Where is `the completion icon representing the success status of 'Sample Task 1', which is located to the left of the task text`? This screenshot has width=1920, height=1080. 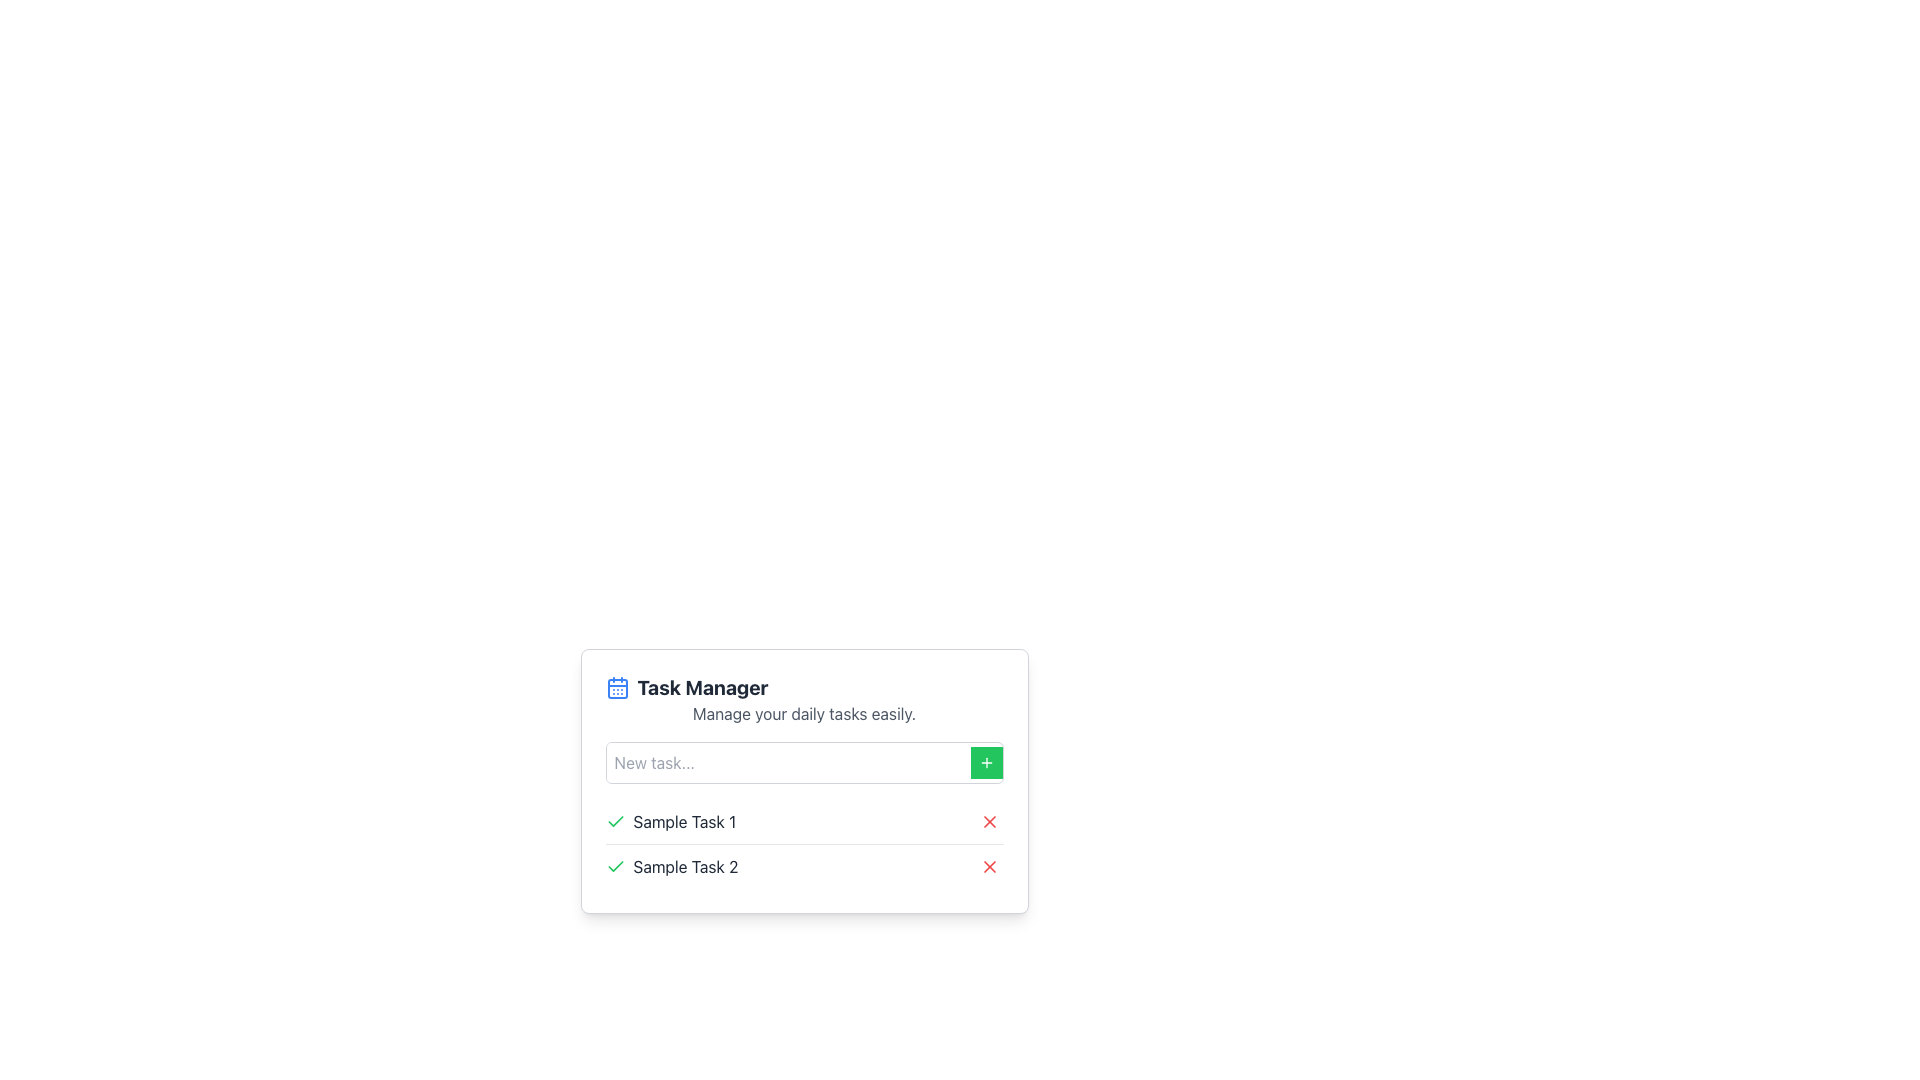
the completion icon representing the success status of 'Sample Task 1', which is located to the left of the task text is located at coordinates (614, 821).